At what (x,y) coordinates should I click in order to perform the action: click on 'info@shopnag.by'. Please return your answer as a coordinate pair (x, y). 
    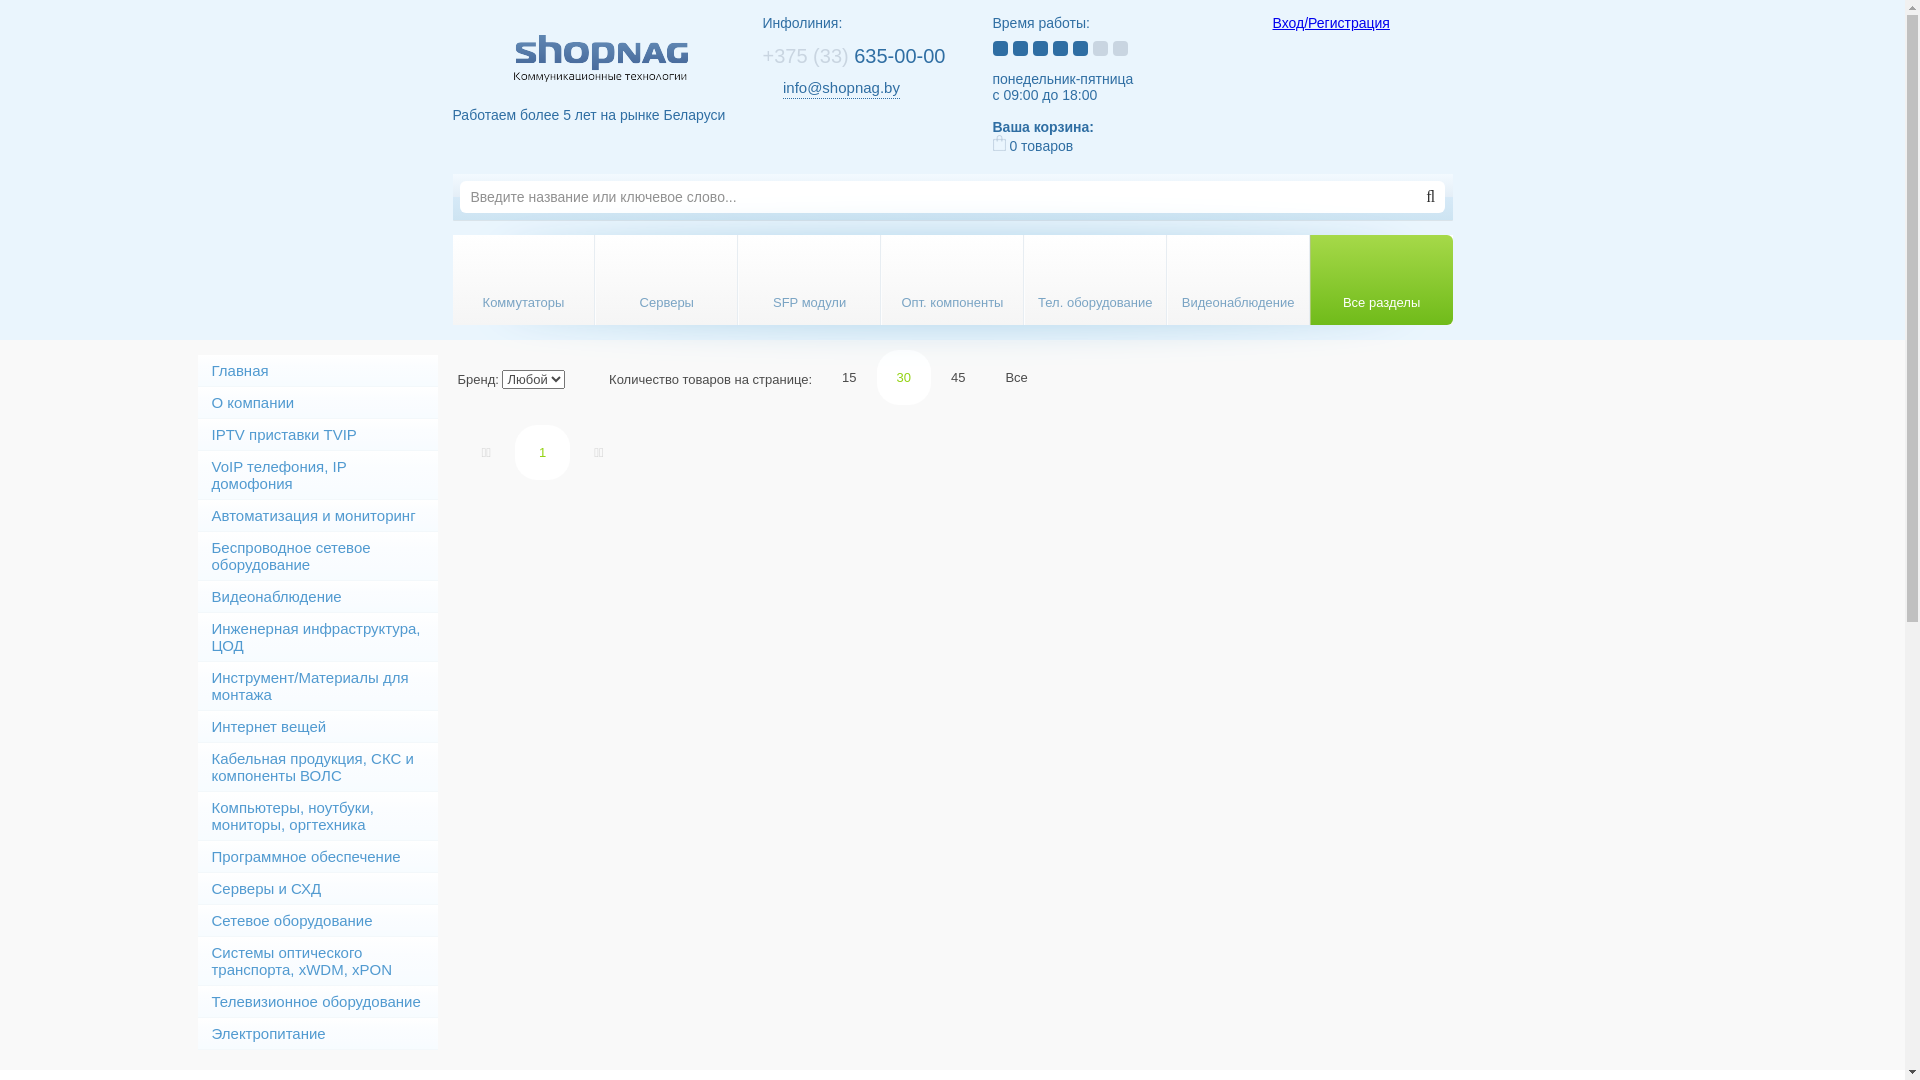
    Looking at the image, I should click on (781, 87).